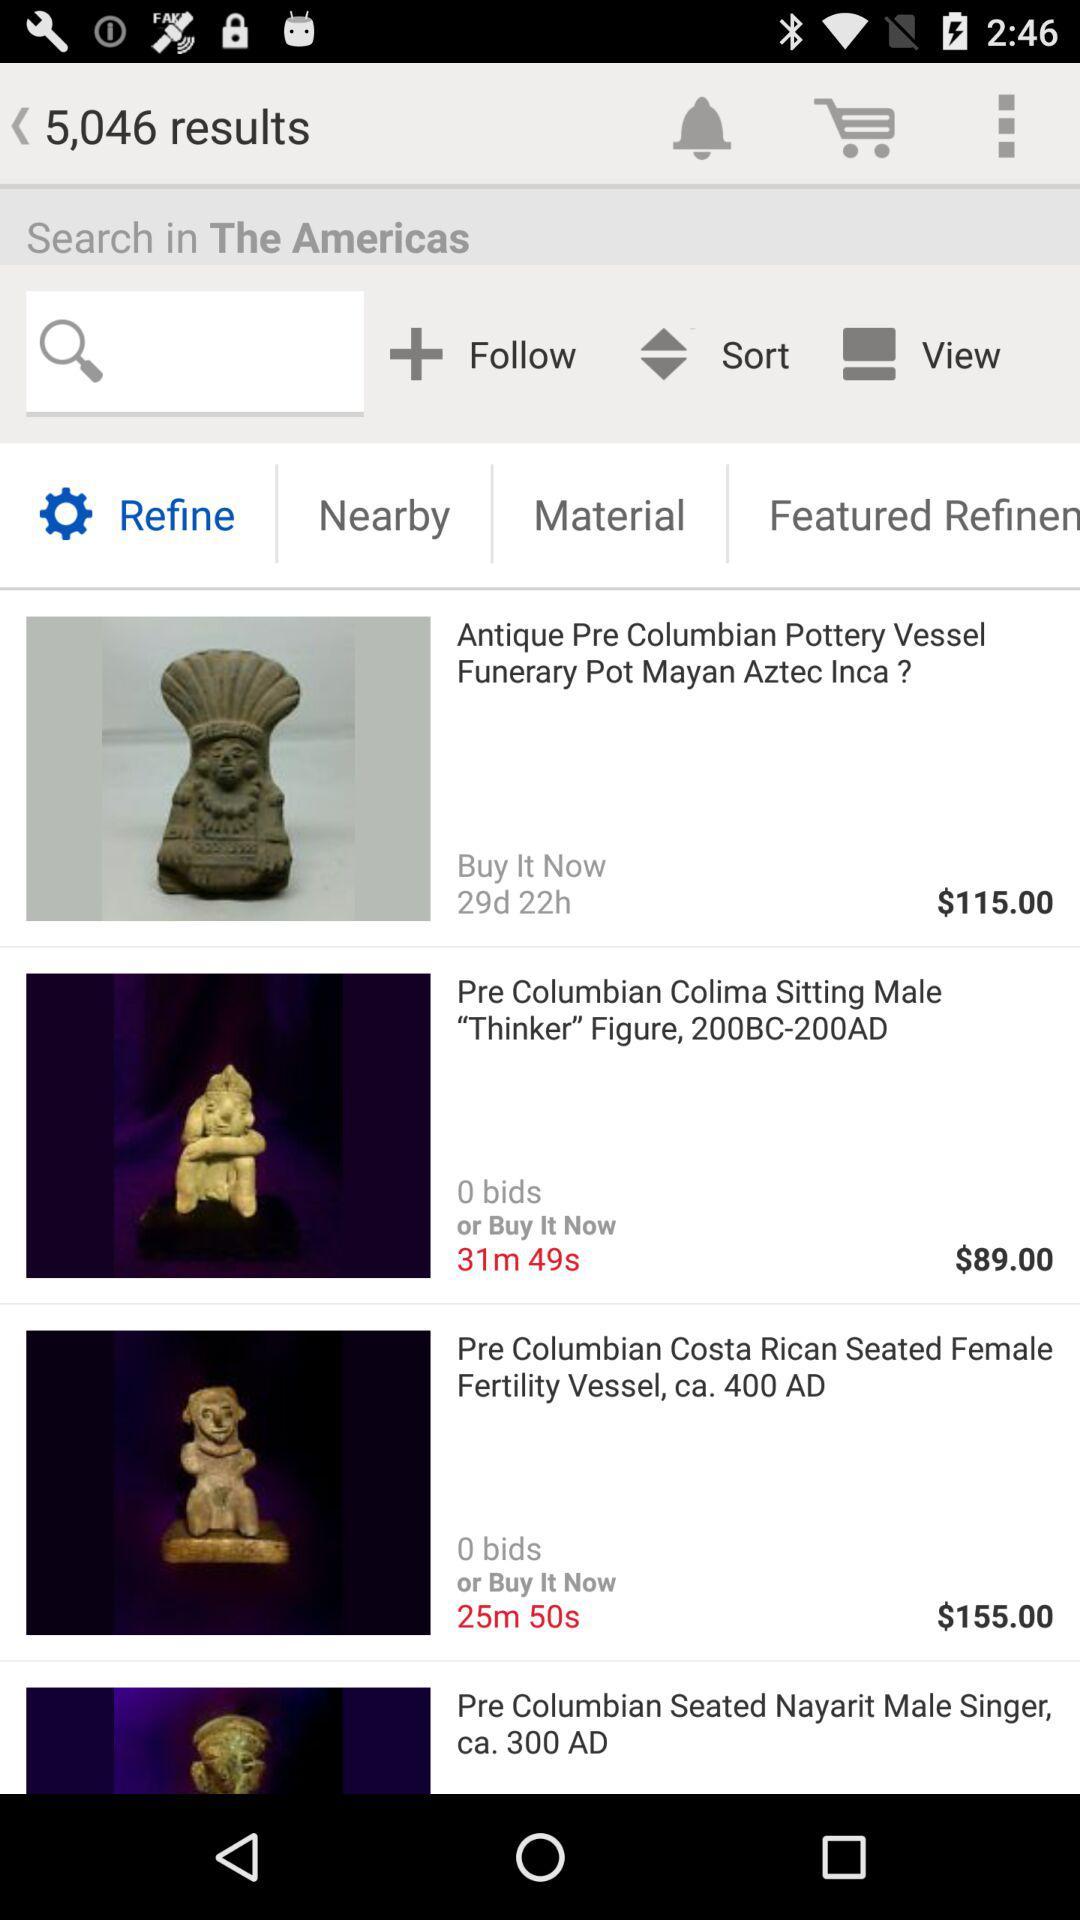 Image resolution: width=1080 pixels, height=1920 pixels. Describe the element at coordinates (384, 513) in the screenshot. I see `the nearby button` at that location.